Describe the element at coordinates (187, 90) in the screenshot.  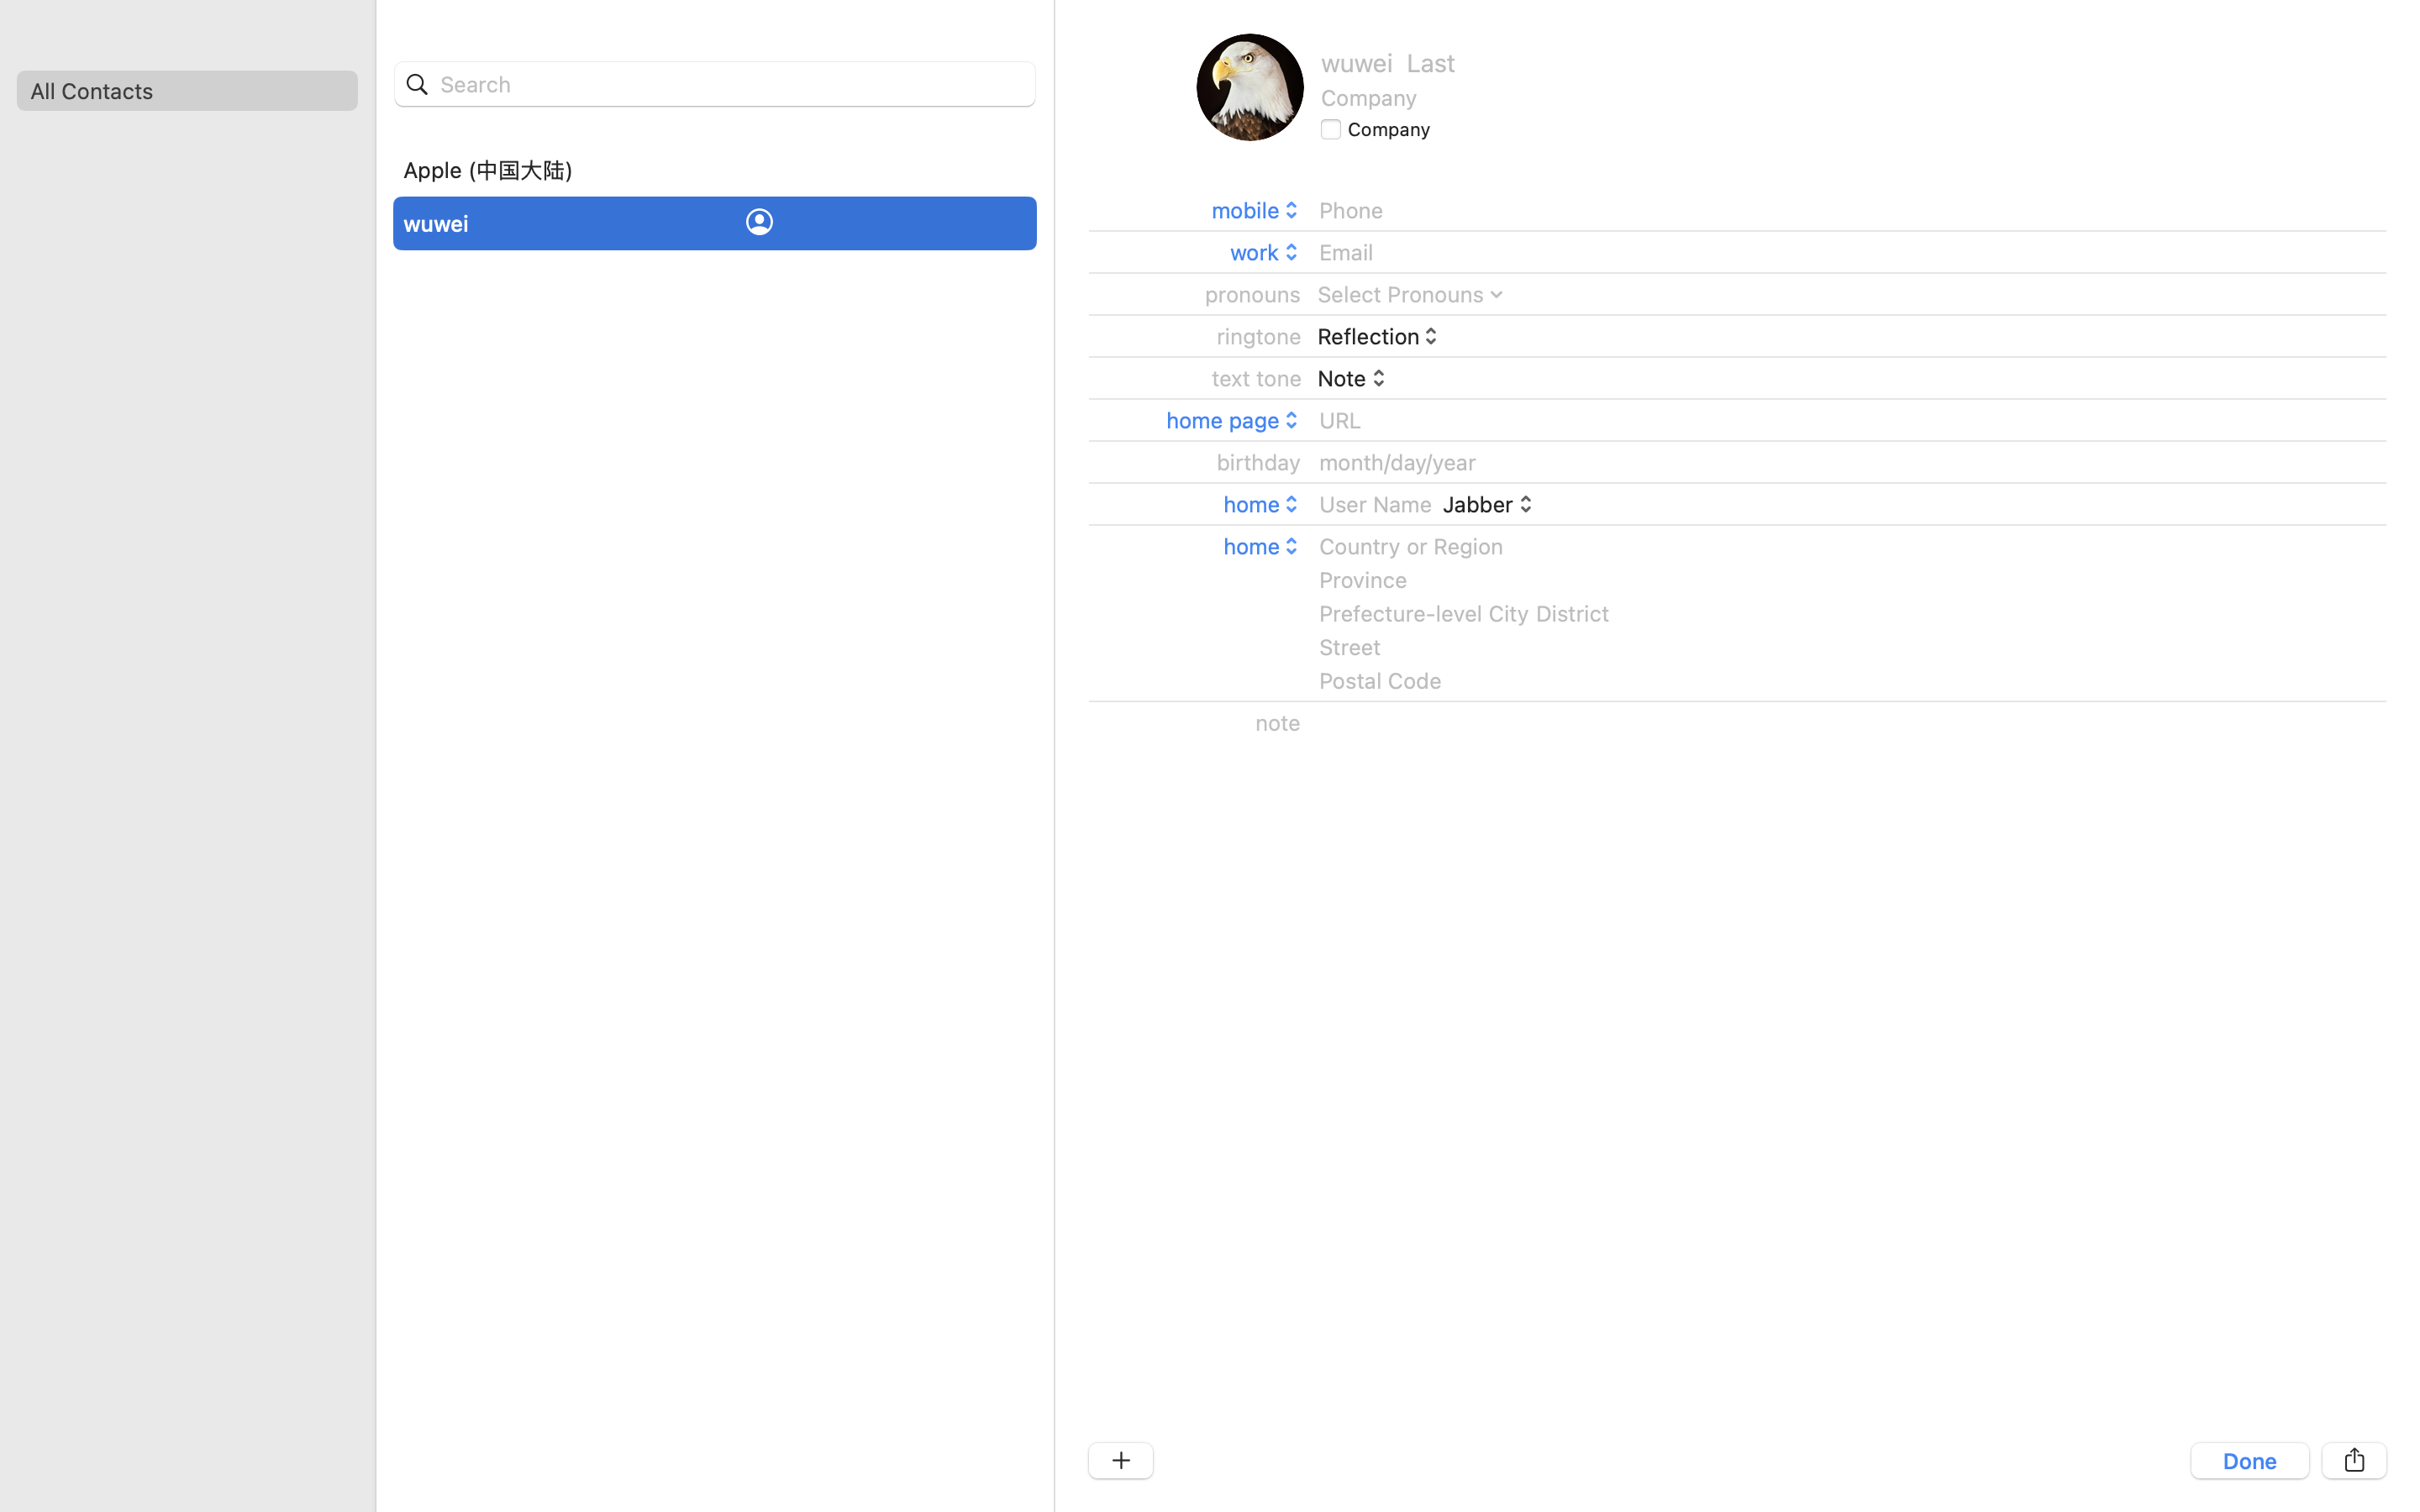
I see `'All Contacts'` at that location.